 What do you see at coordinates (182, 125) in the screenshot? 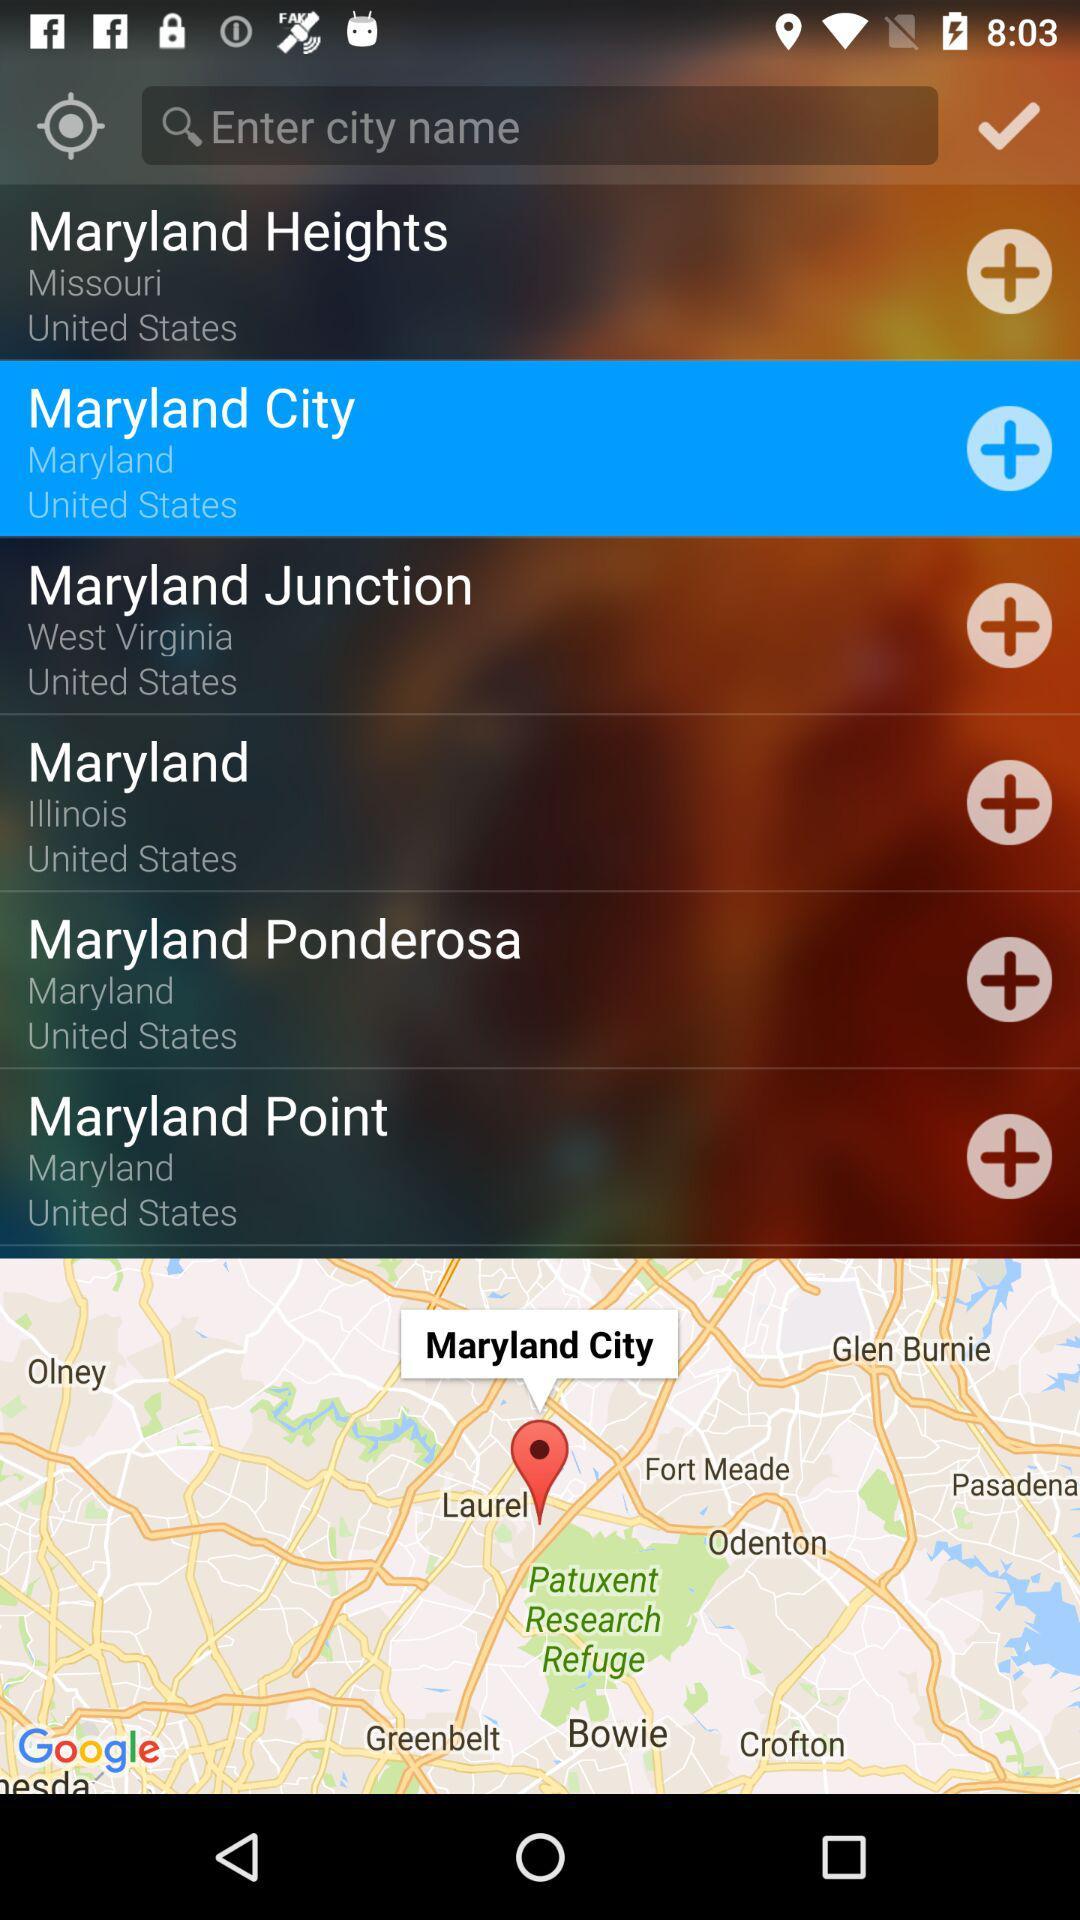
I see `the search icon on the top left beside the enter my name` at bounding box center [182, 125].